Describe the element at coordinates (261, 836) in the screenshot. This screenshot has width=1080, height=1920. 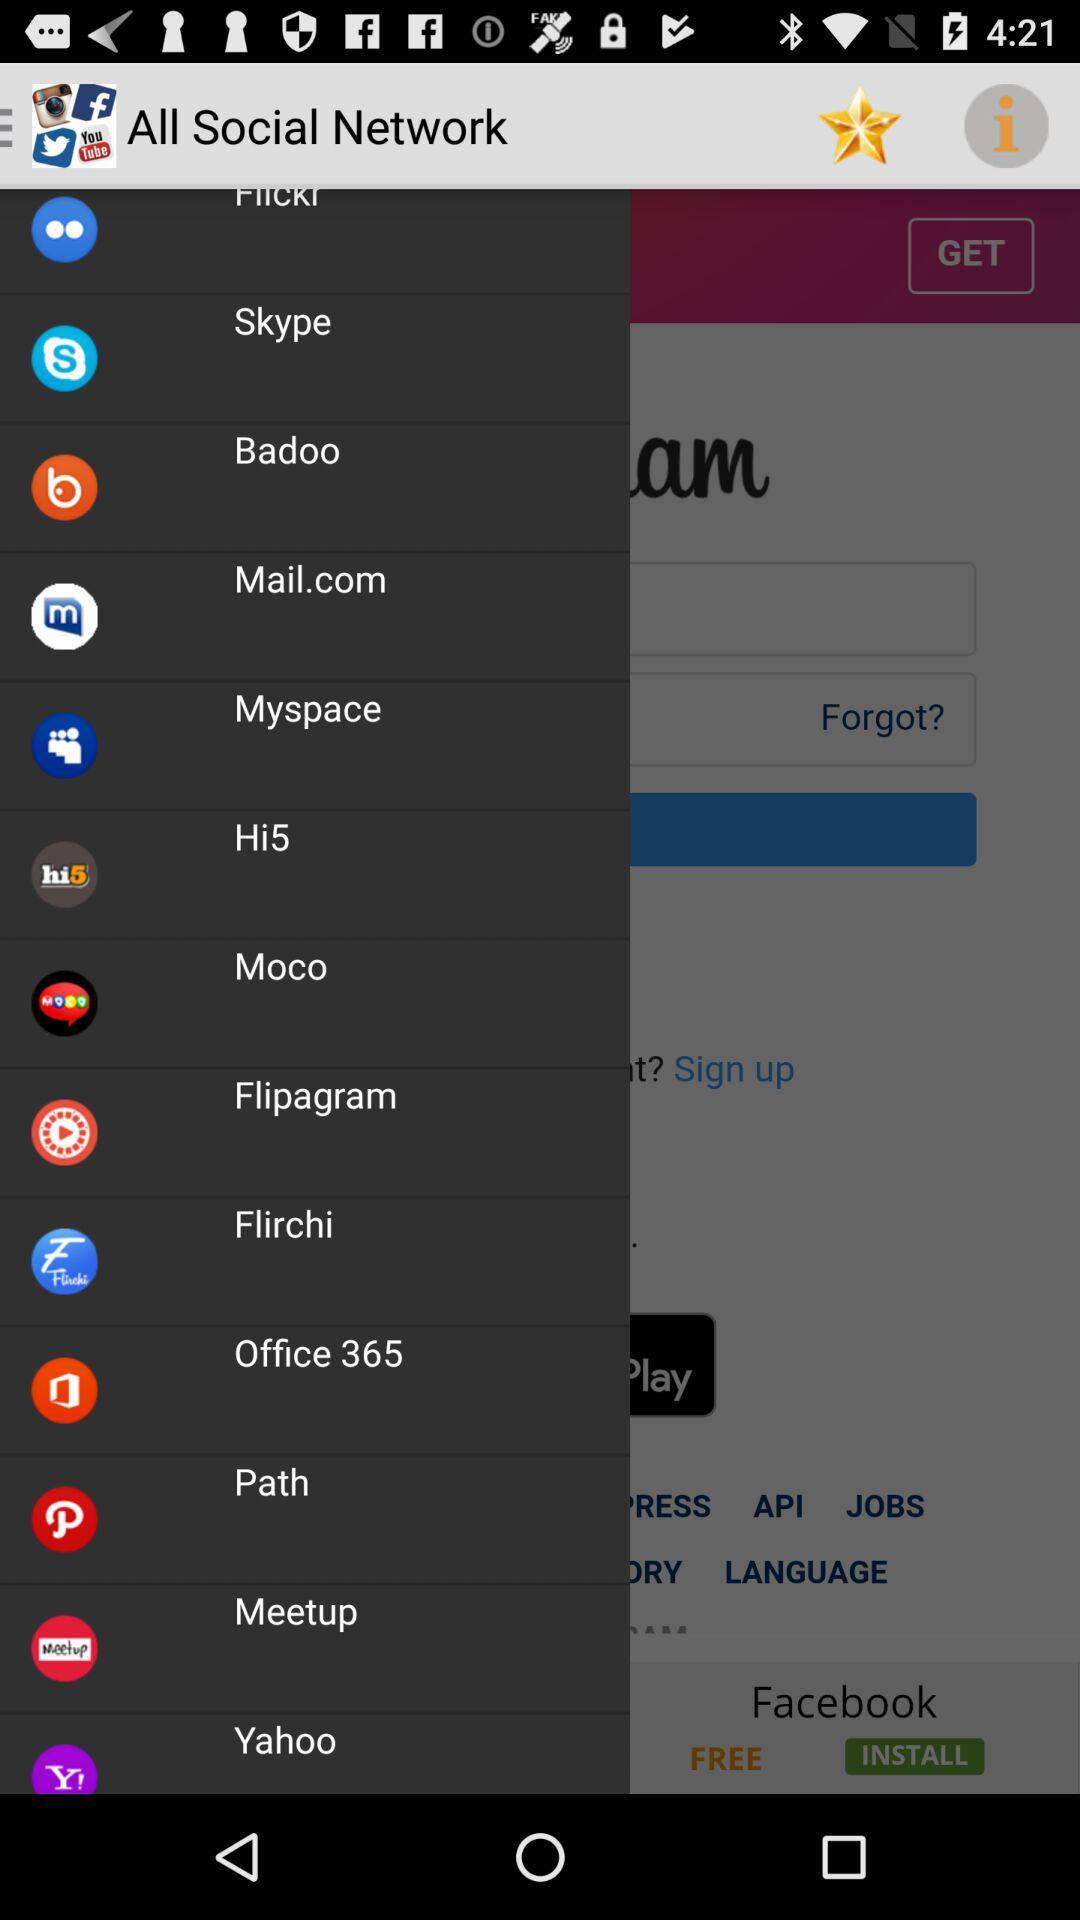
I see `the icon below myspace app` at that location.